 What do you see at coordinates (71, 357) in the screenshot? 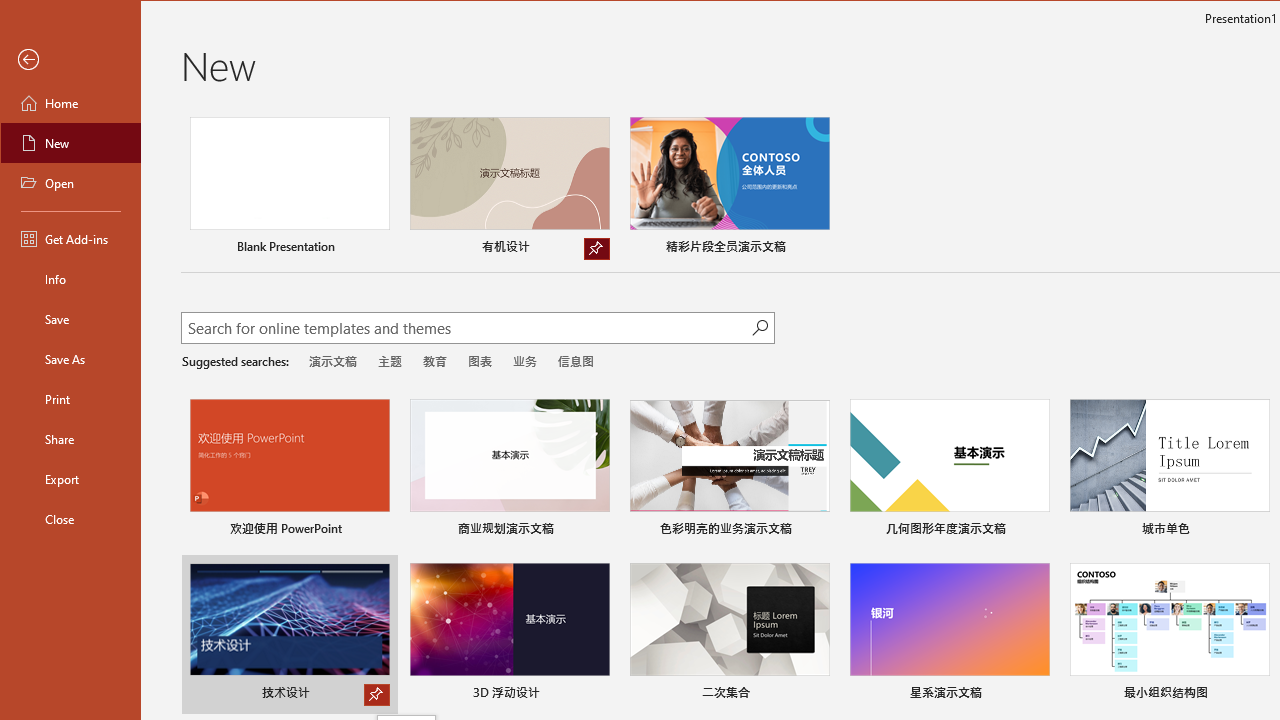
I see `'Save As'` at bounding box center [71, 357].